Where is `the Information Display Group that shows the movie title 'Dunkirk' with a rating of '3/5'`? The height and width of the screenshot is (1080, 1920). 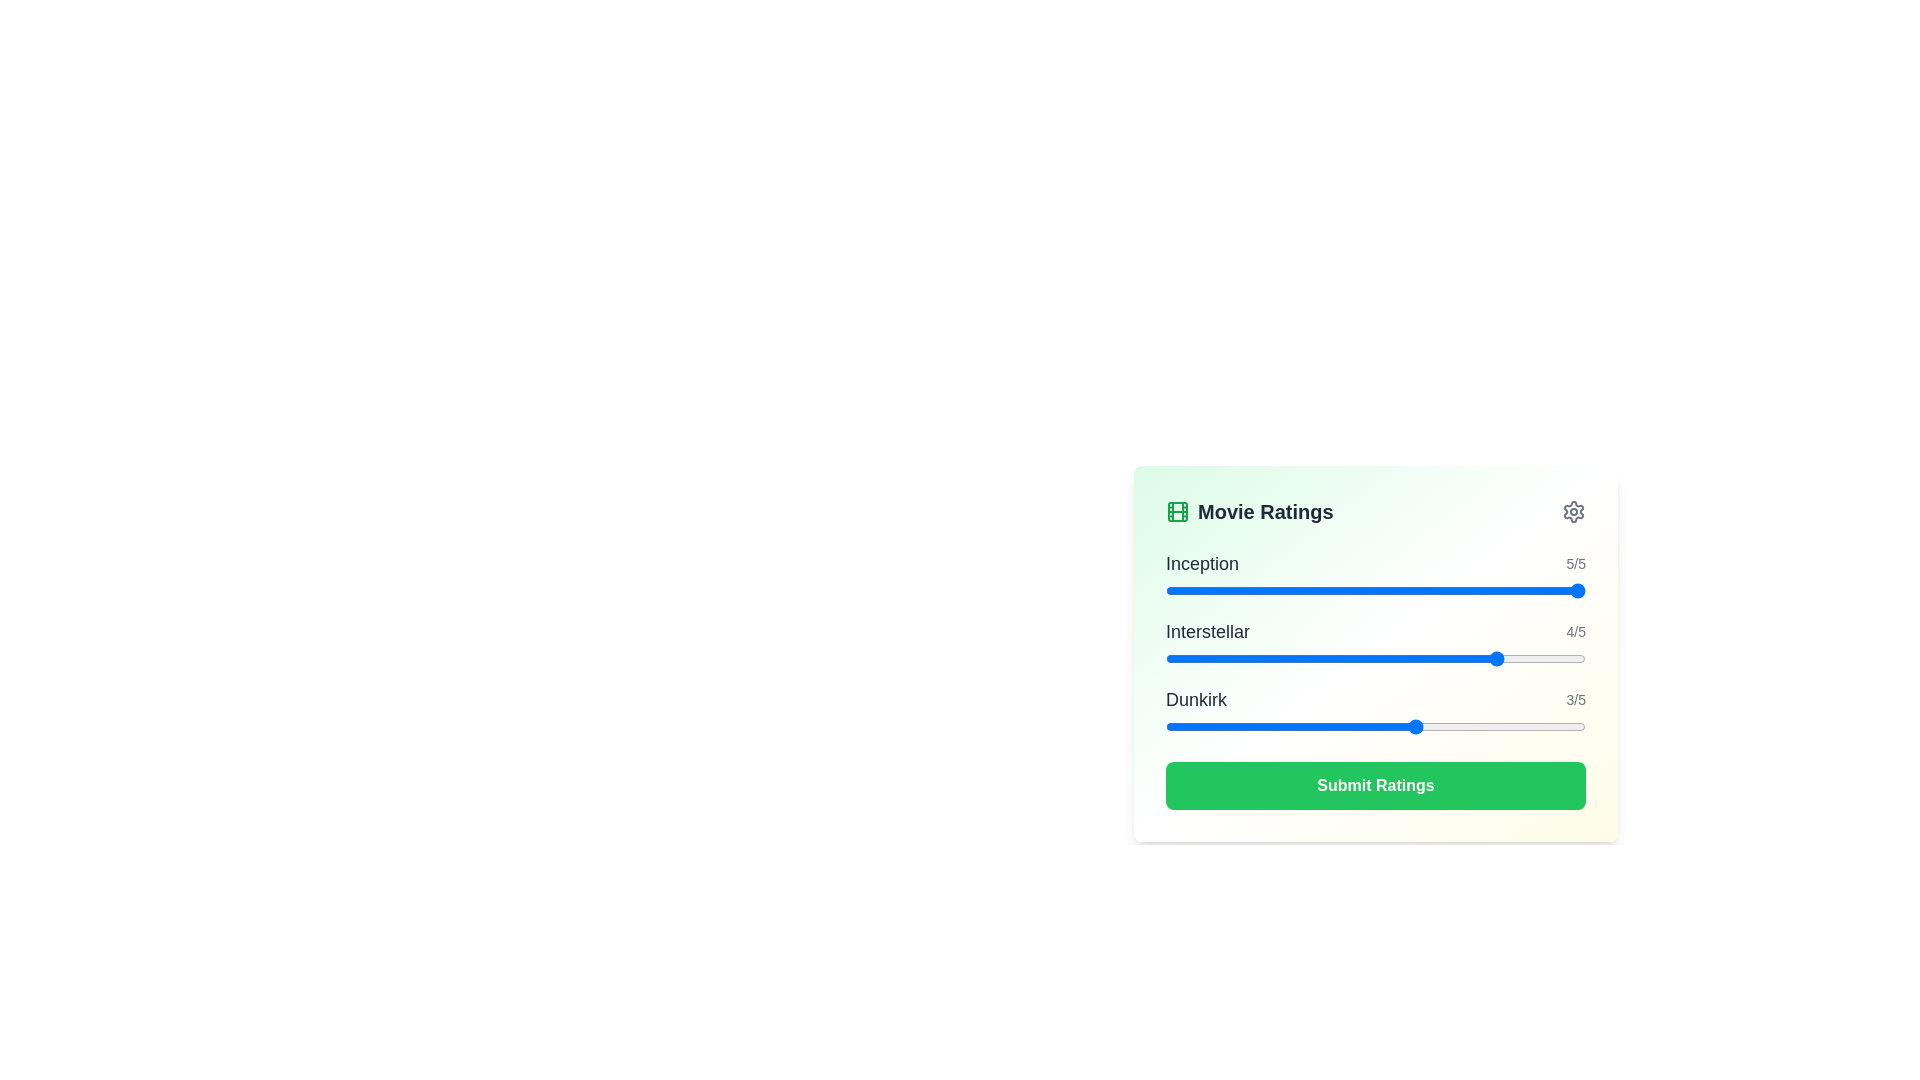 the Information Display Group that shows the movie title 'Dunkirk' with a rating of '3/5' is located at coordinates (1375, 698).